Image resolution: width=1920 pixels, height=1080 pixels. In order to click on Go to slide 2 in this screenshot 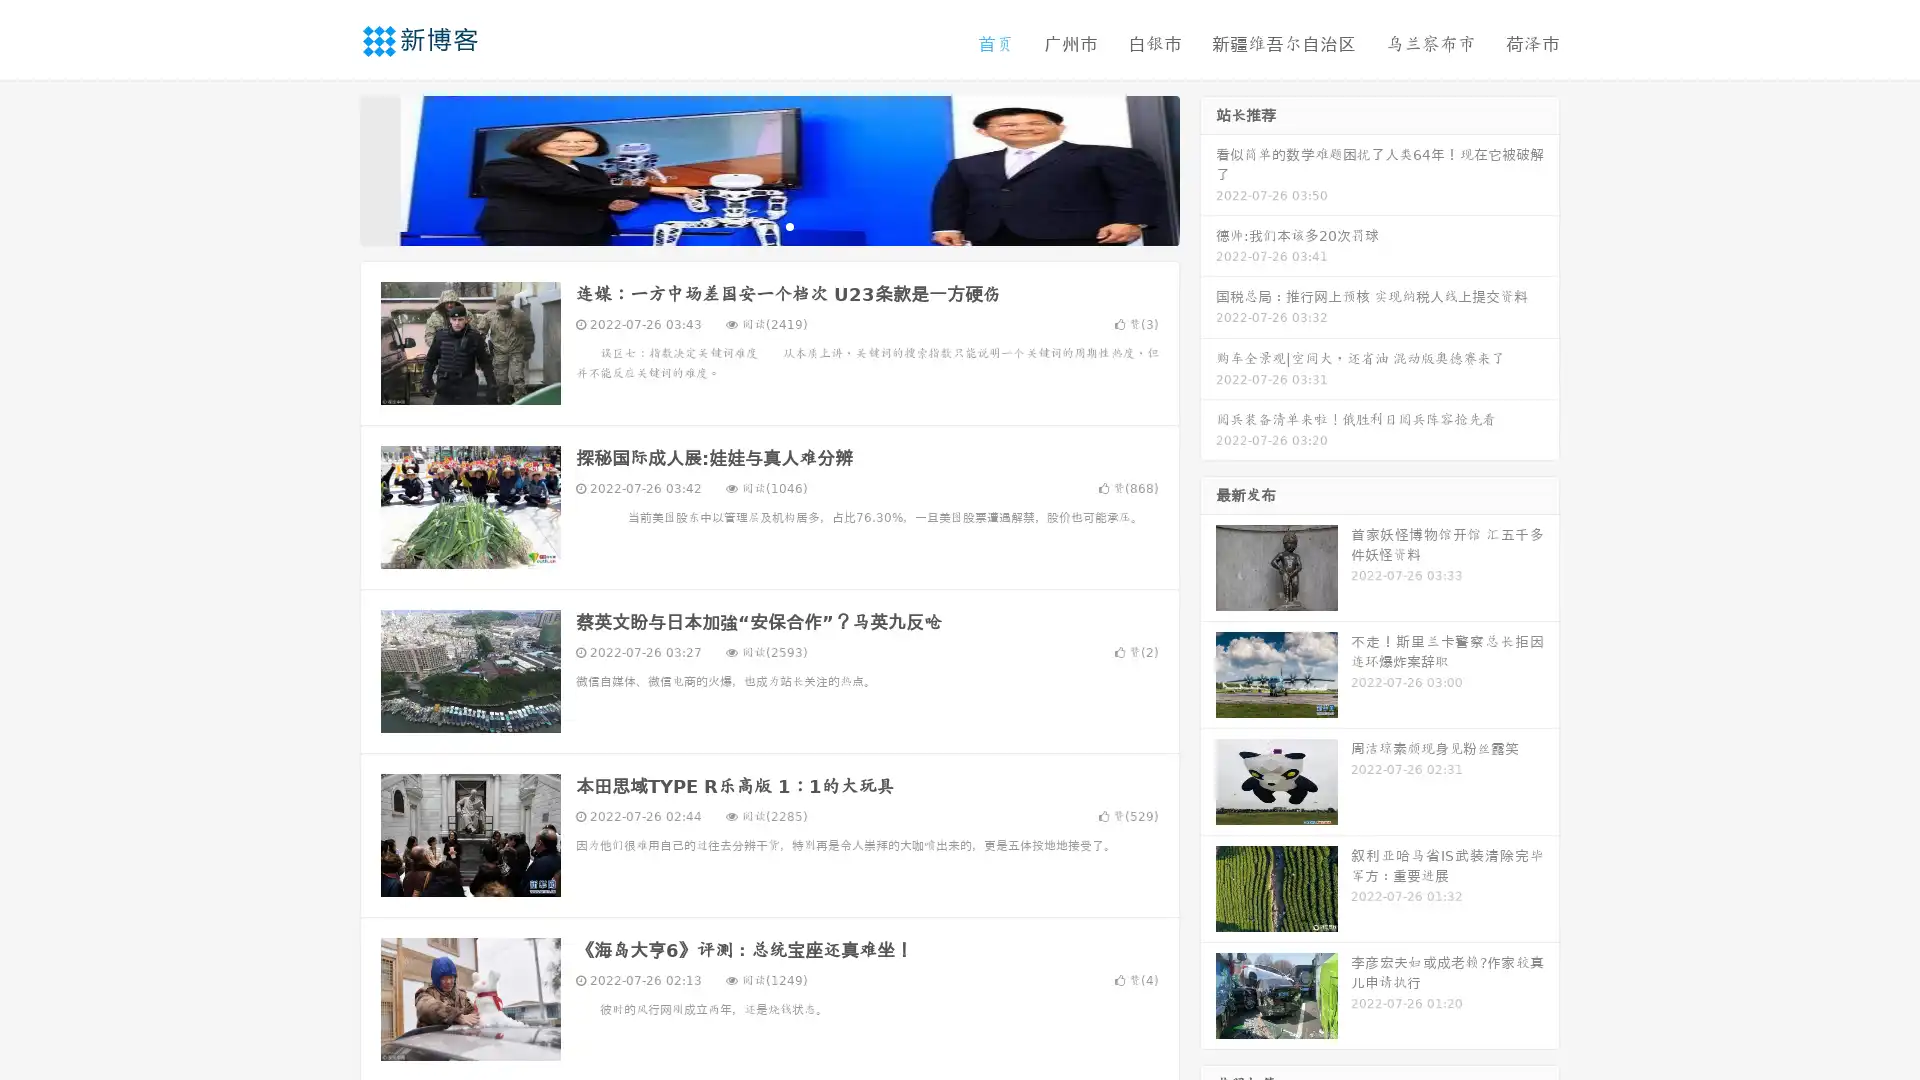, I will do `click(768, 225)`.